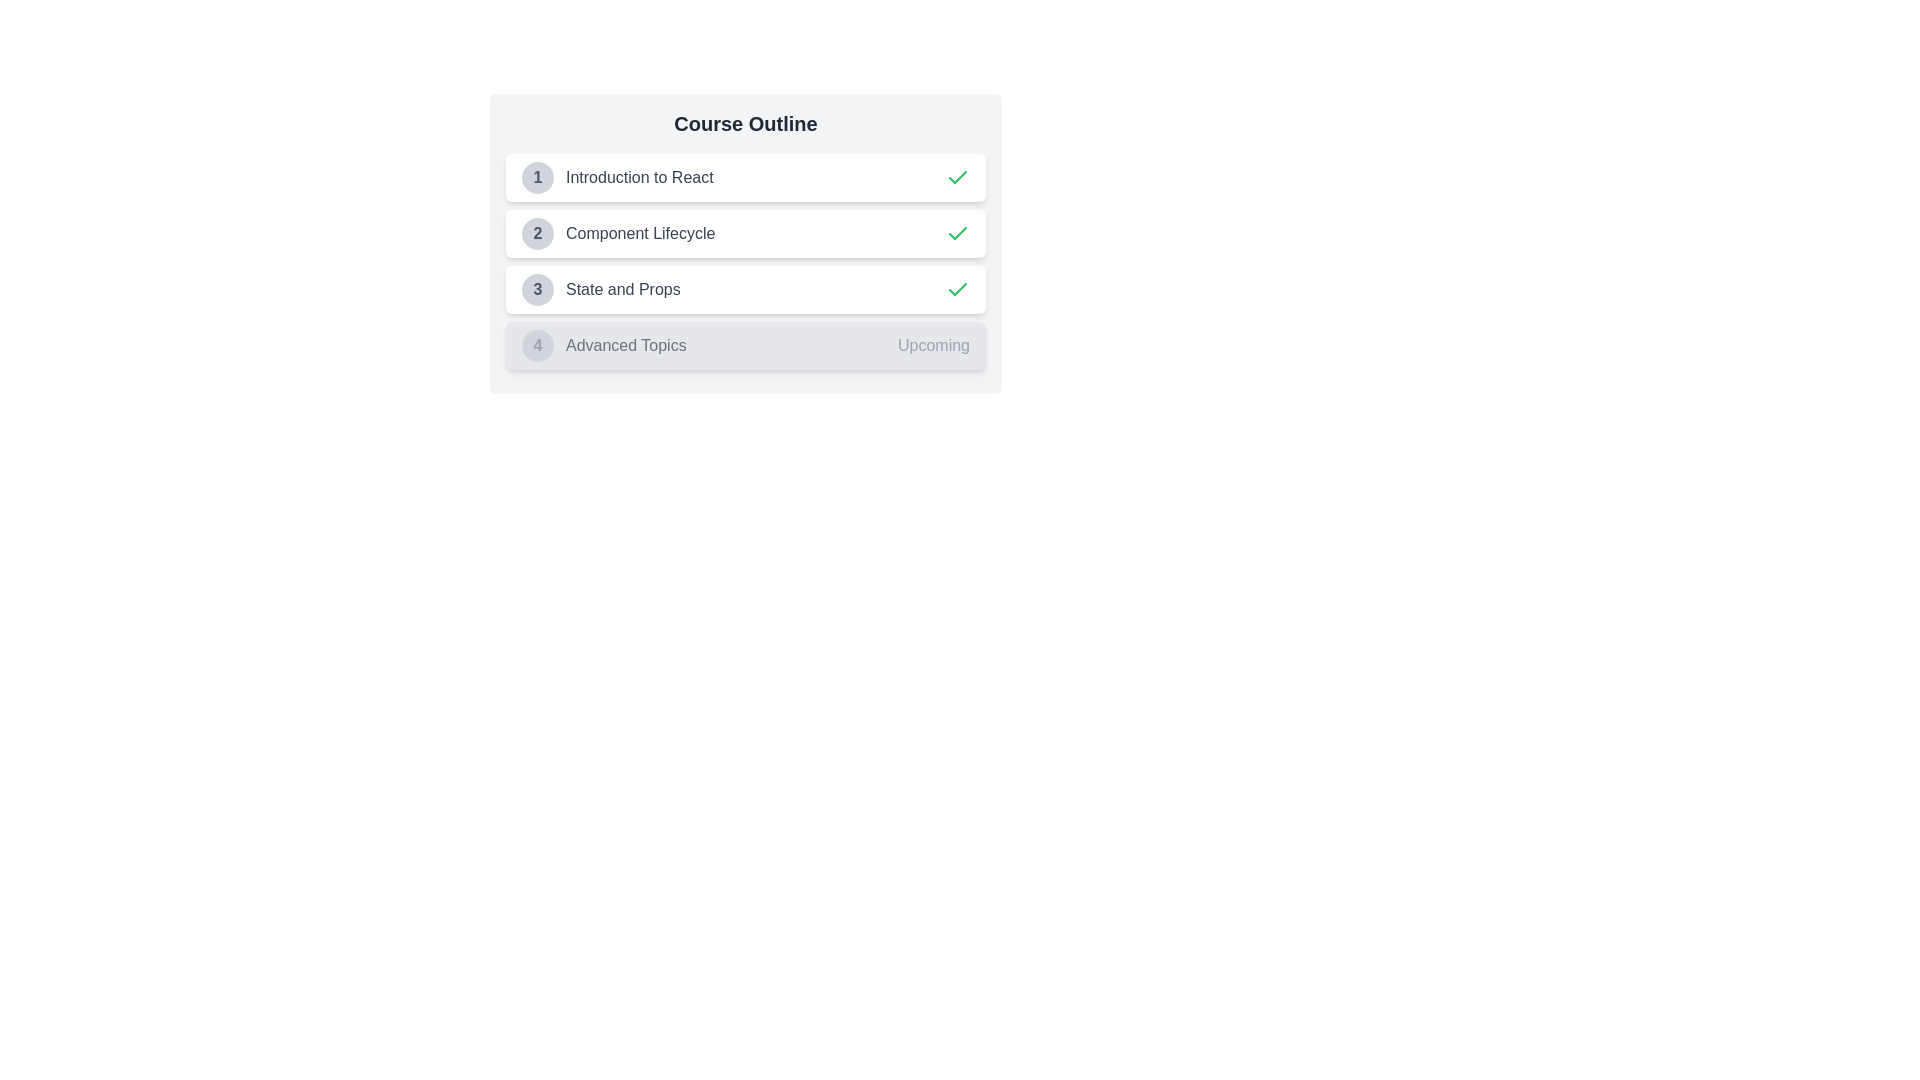 This screenshot has height=1080, width=1920. I want to click on the button that serves as a visual indicator for the 'Component Lifecycle' section in the course outline list, so click(537, 233).